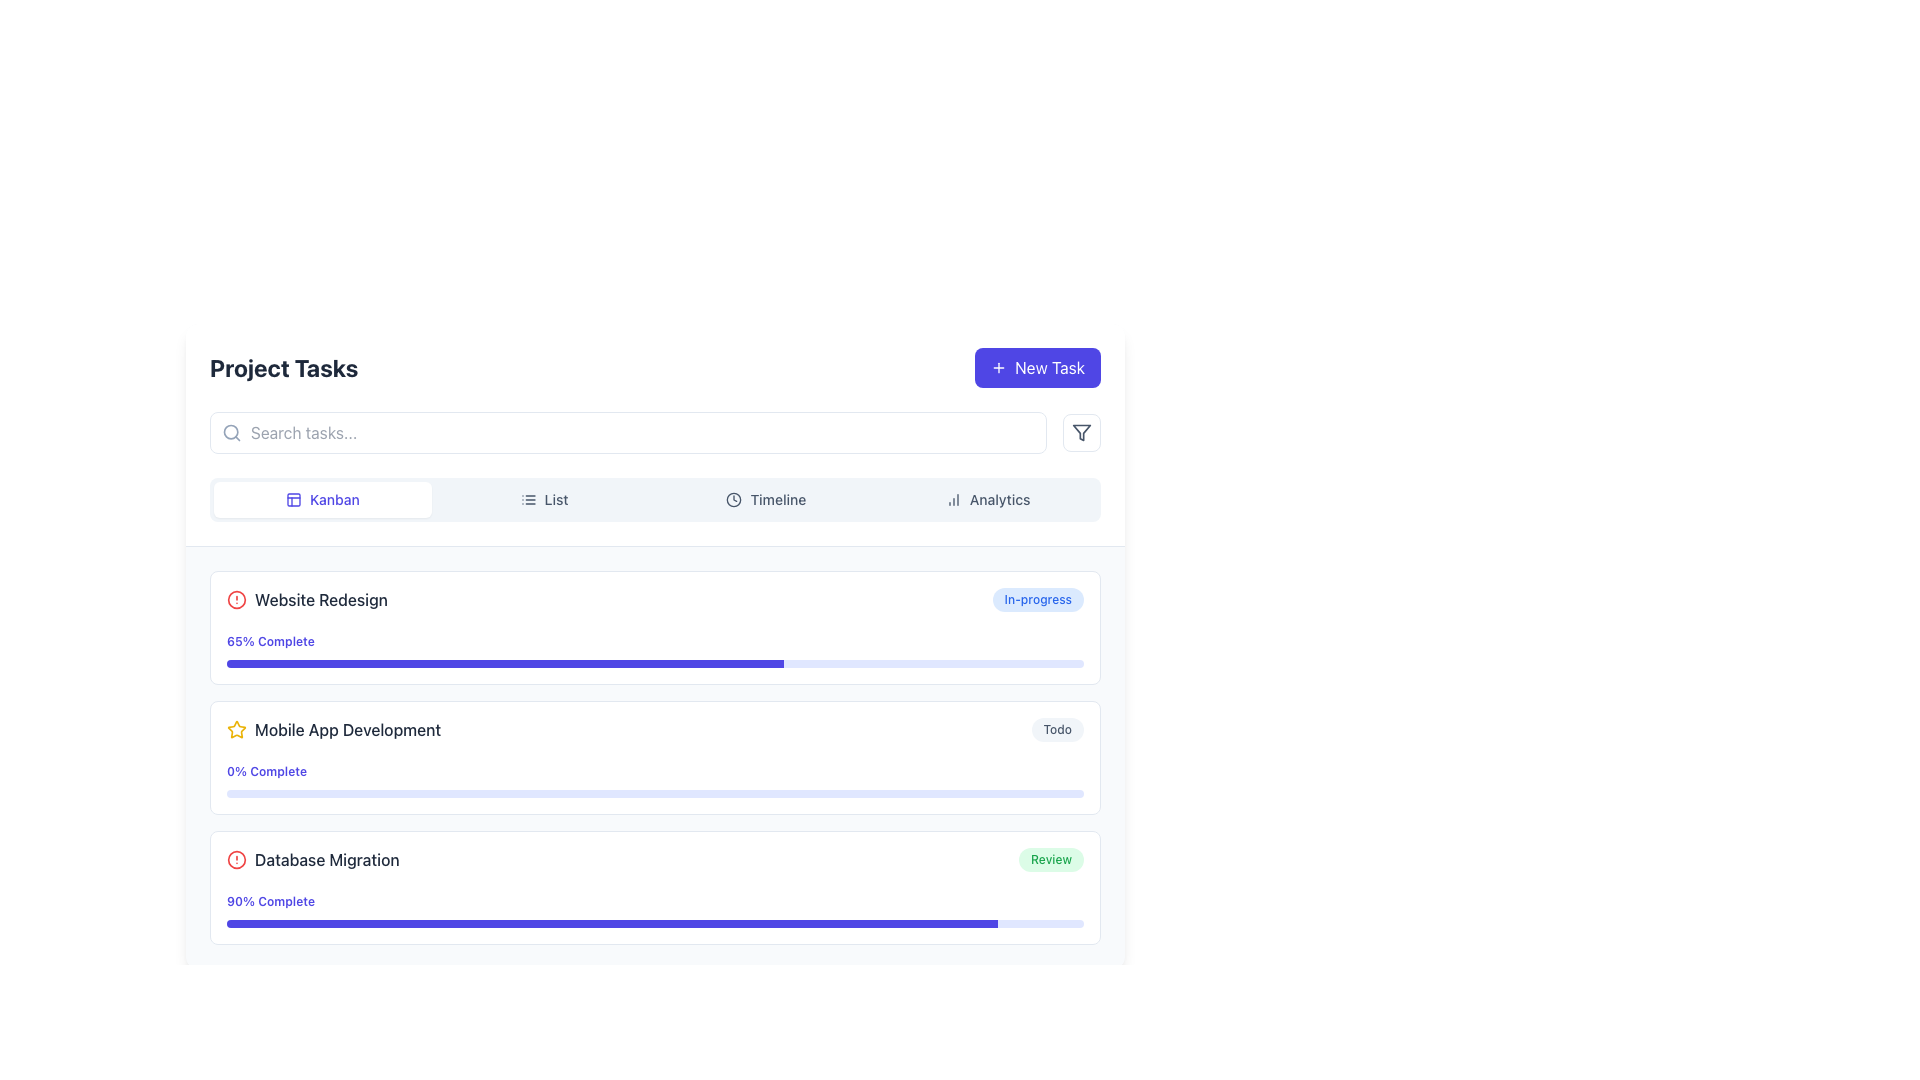 This screenshot has height=1080, width=1920. What do you see at coordinates (231, 431) in the screenshot?
I see `the magnifying glass icon, which is a minimalistic design indicating search functionality, located on the left side of the search bar in the header section` at bounding box center [231, 431].